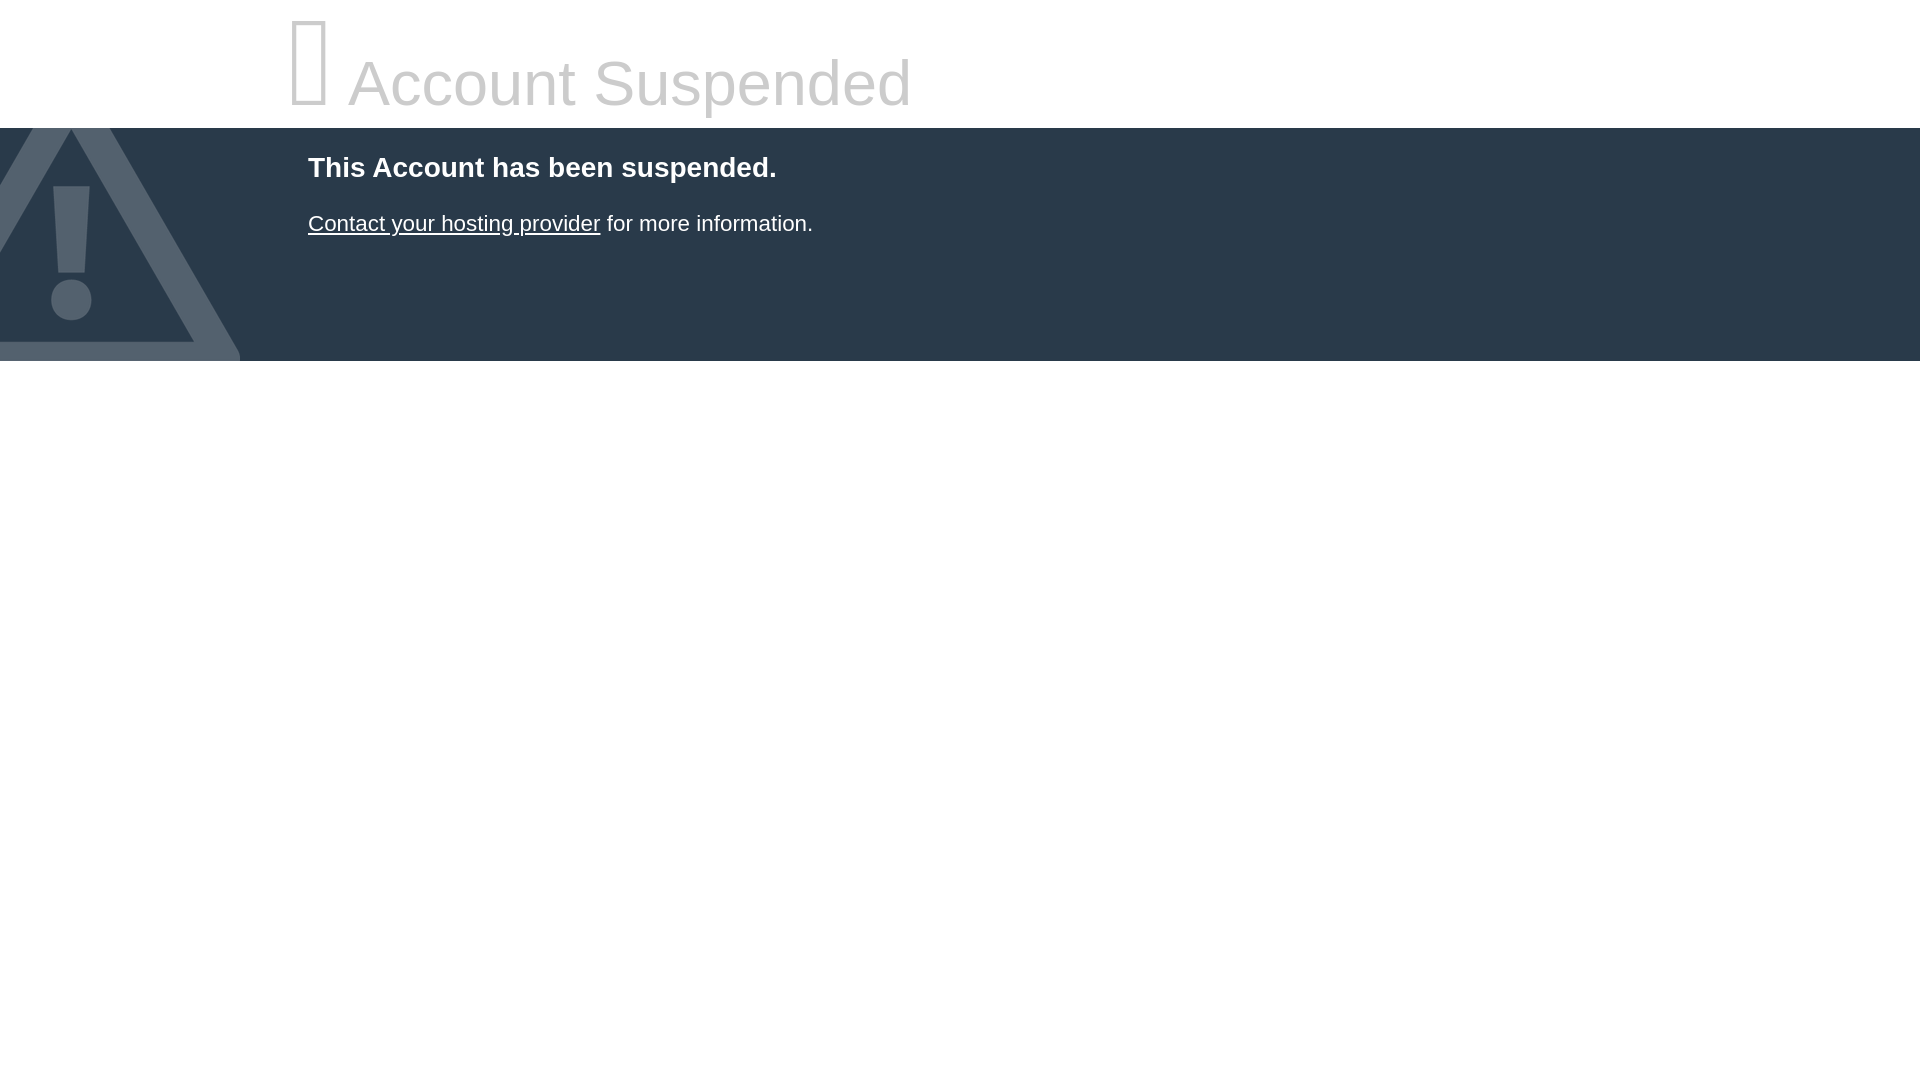 The image size is (1920, 1080). Describe the element at coordinates (453, 223) in the screenshot. I see `'Contact your hosting provider'` at that location.